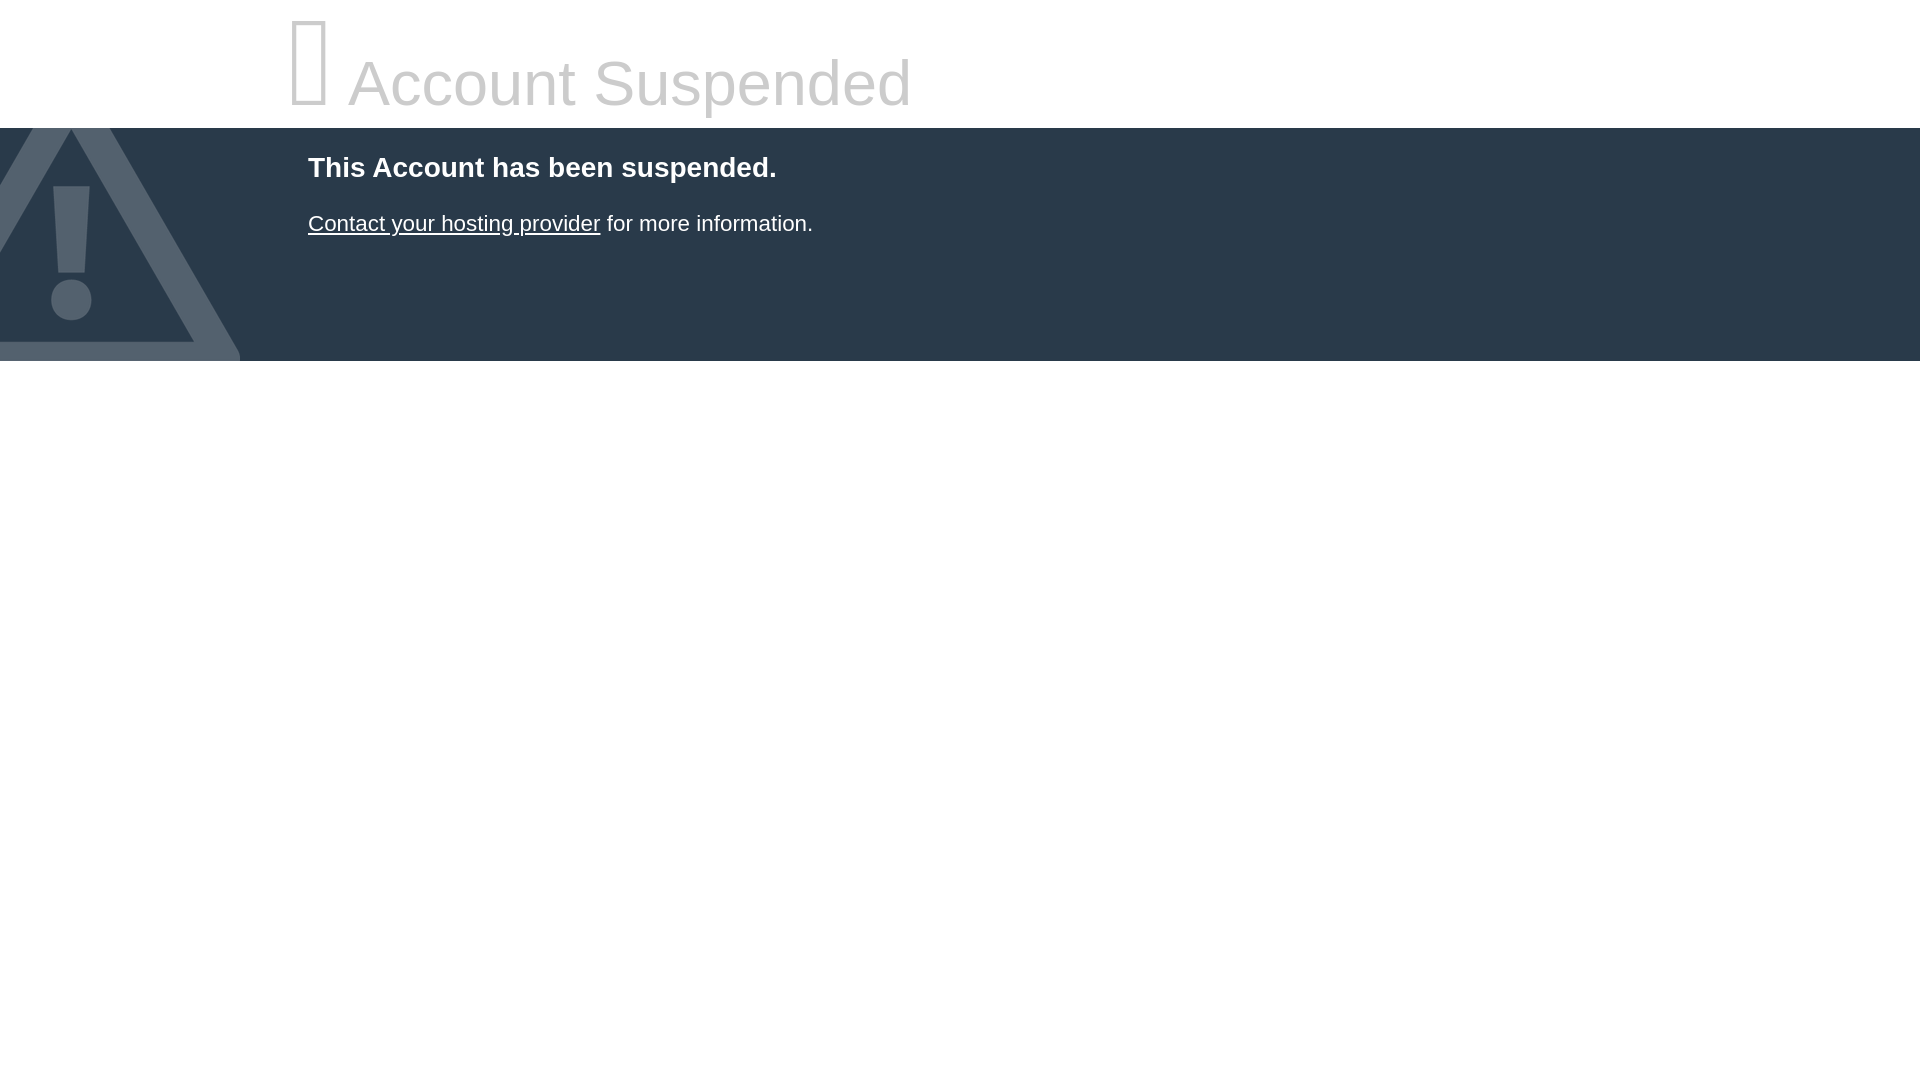 The image size is (1920, 1080). Describe the element at coordinates (453, 223) in the screenshot. I see `'Contact your hosting provider'` at that location.